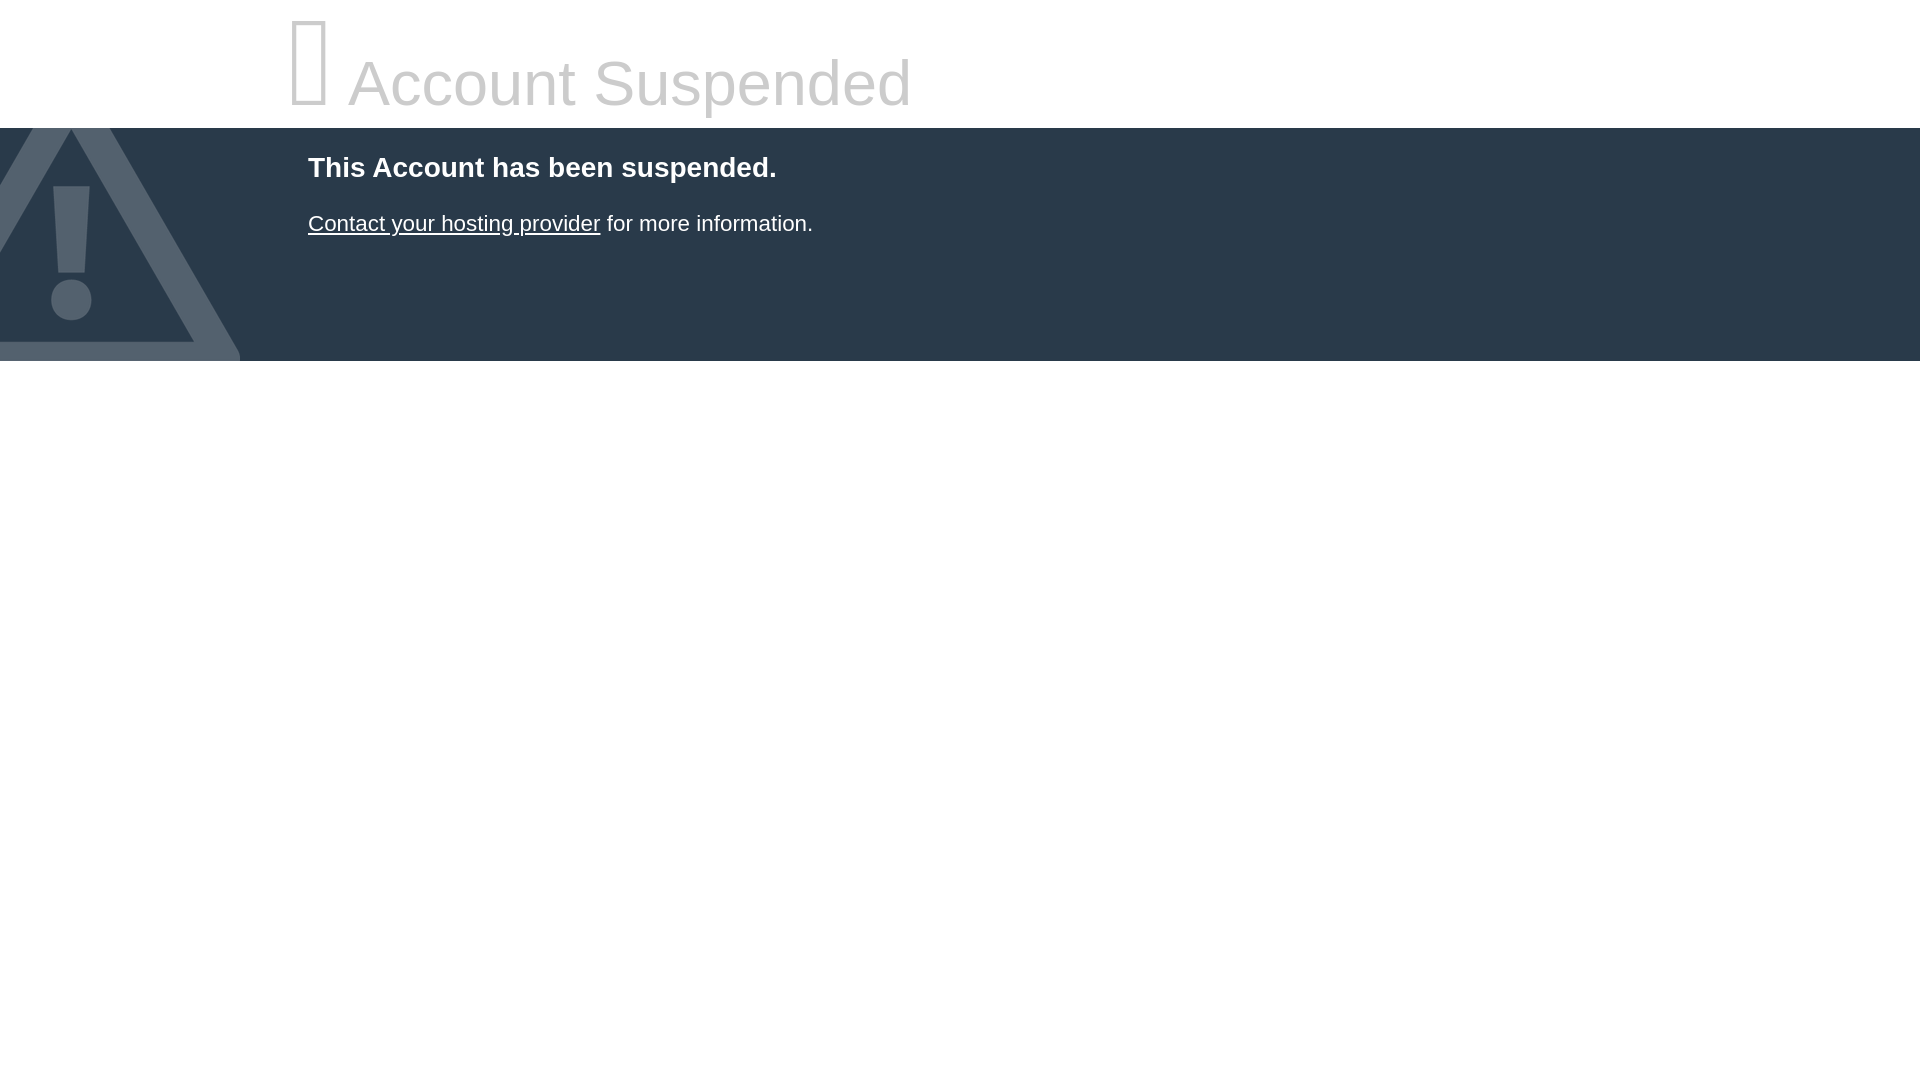 The image size is (1920, 1080). Describe the element at coordinates (453, 223) in the screenshot. I see `'Contact your hosting provider'` at that location.